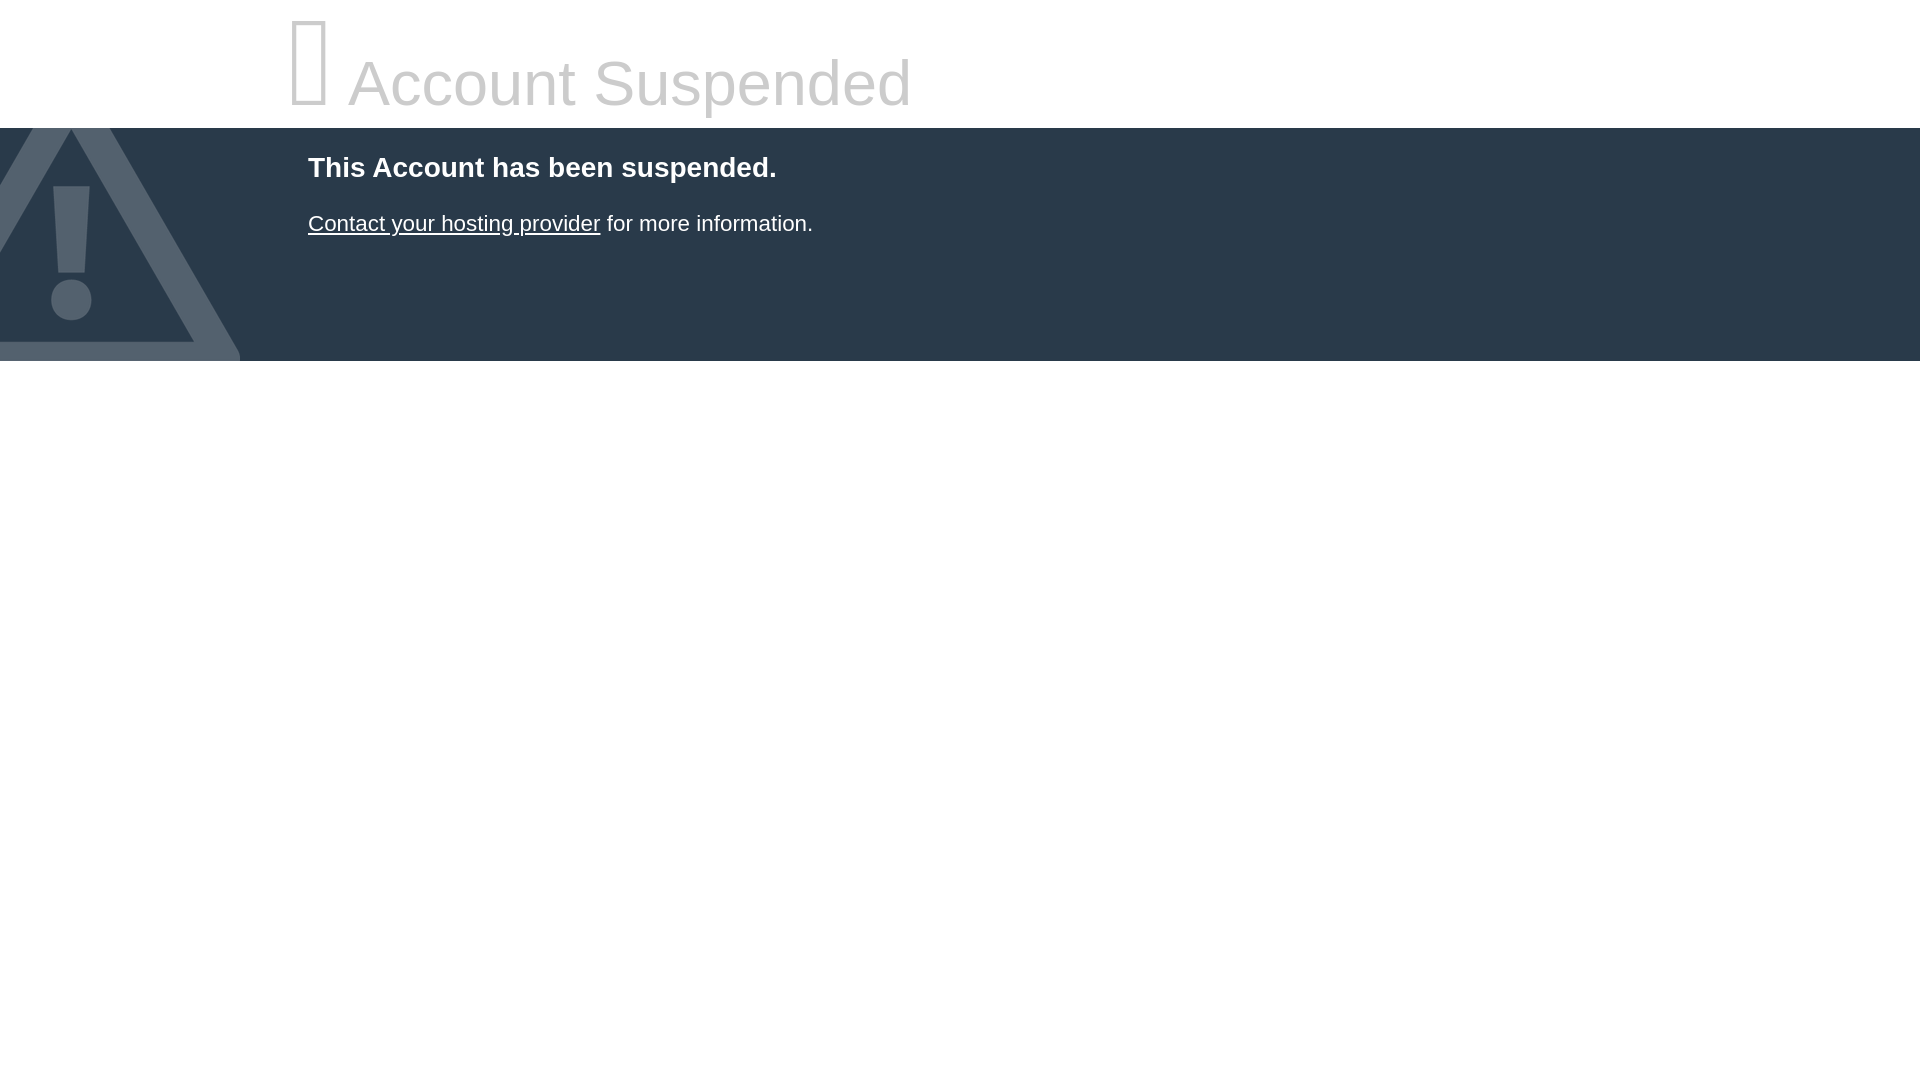 The image size is (1920, 1080). Describe the element at coordinates (453, 223) in the screenshot. I see `'Contact your hosting provider'` at that location.